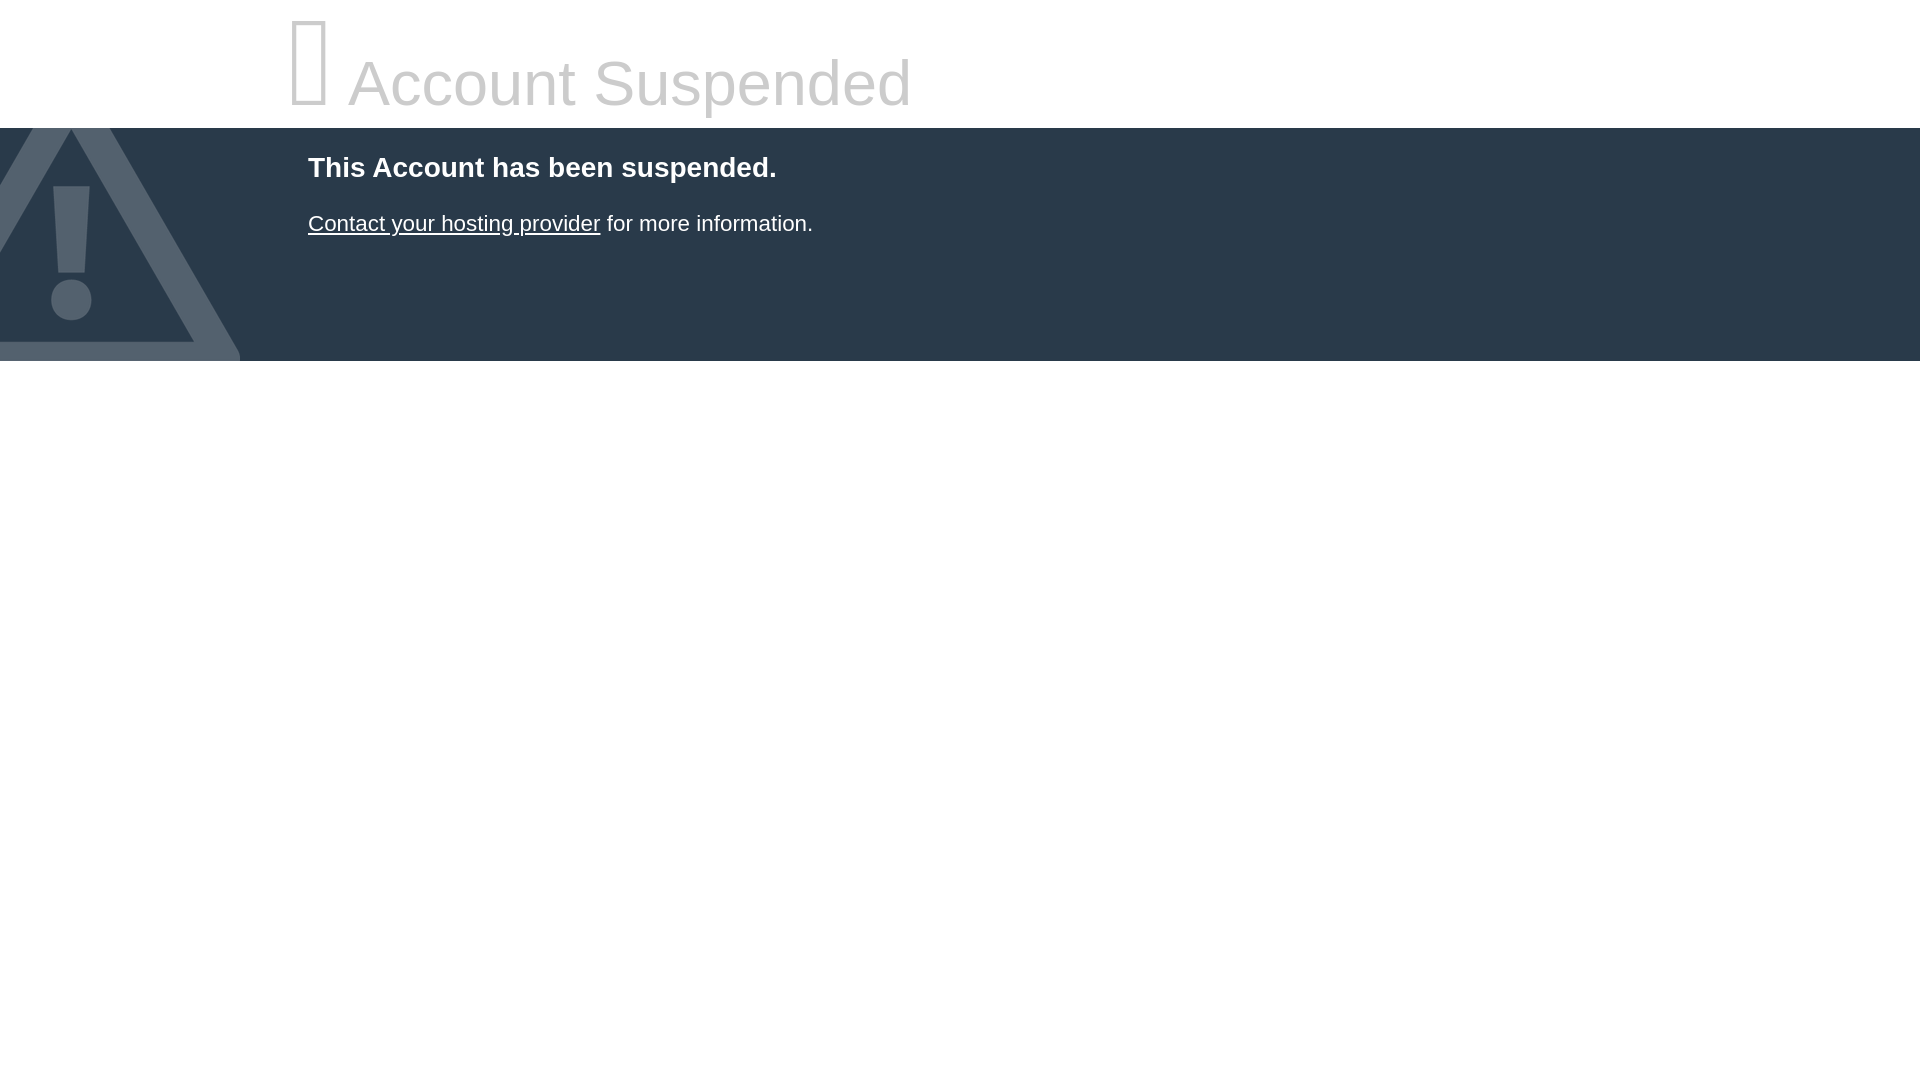 The image size is (1920, 1080). Describe the element at coordinates (453, 223) in the screenshot. I see `'Contact your hosting provider'` at that location.